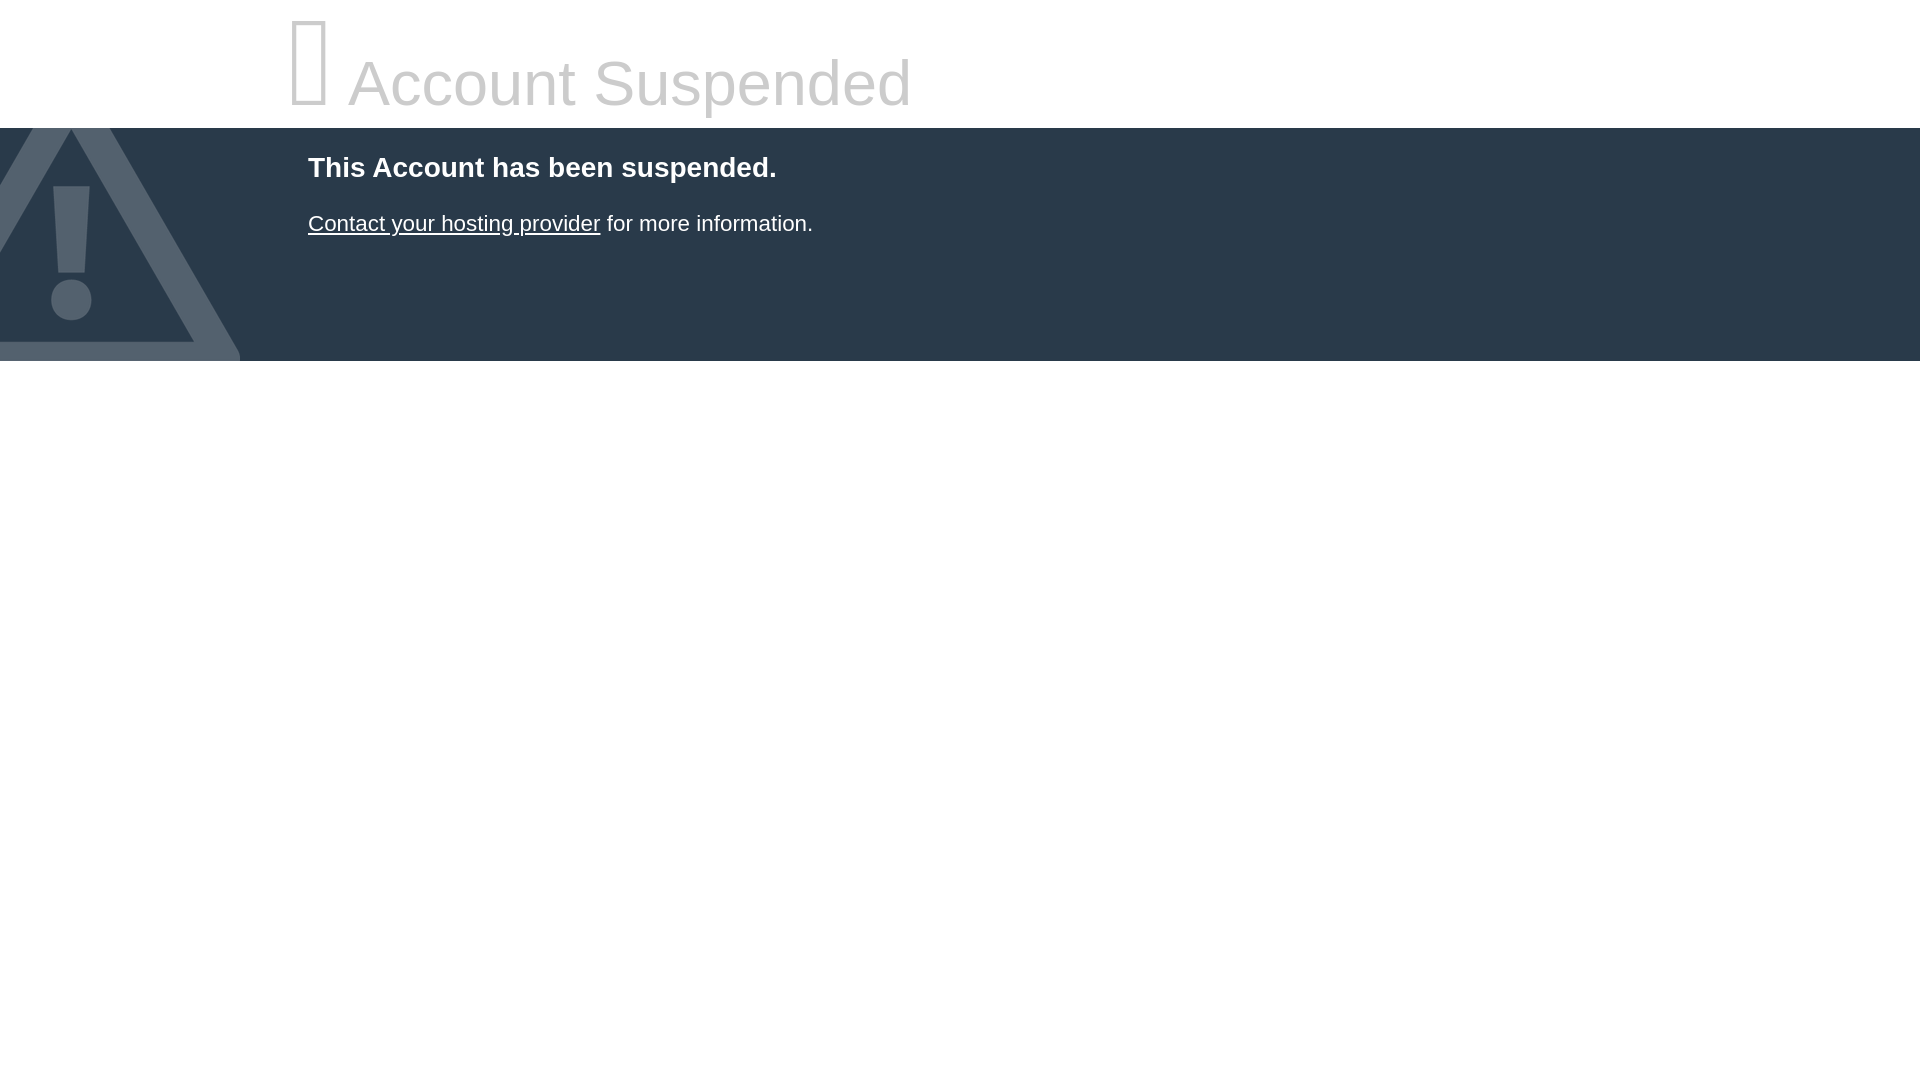 The image size is (1920, 1080). Describe the element at coordinates (453, 223) in the screenshot. I see `'Contact your hosting provider'` at that location.